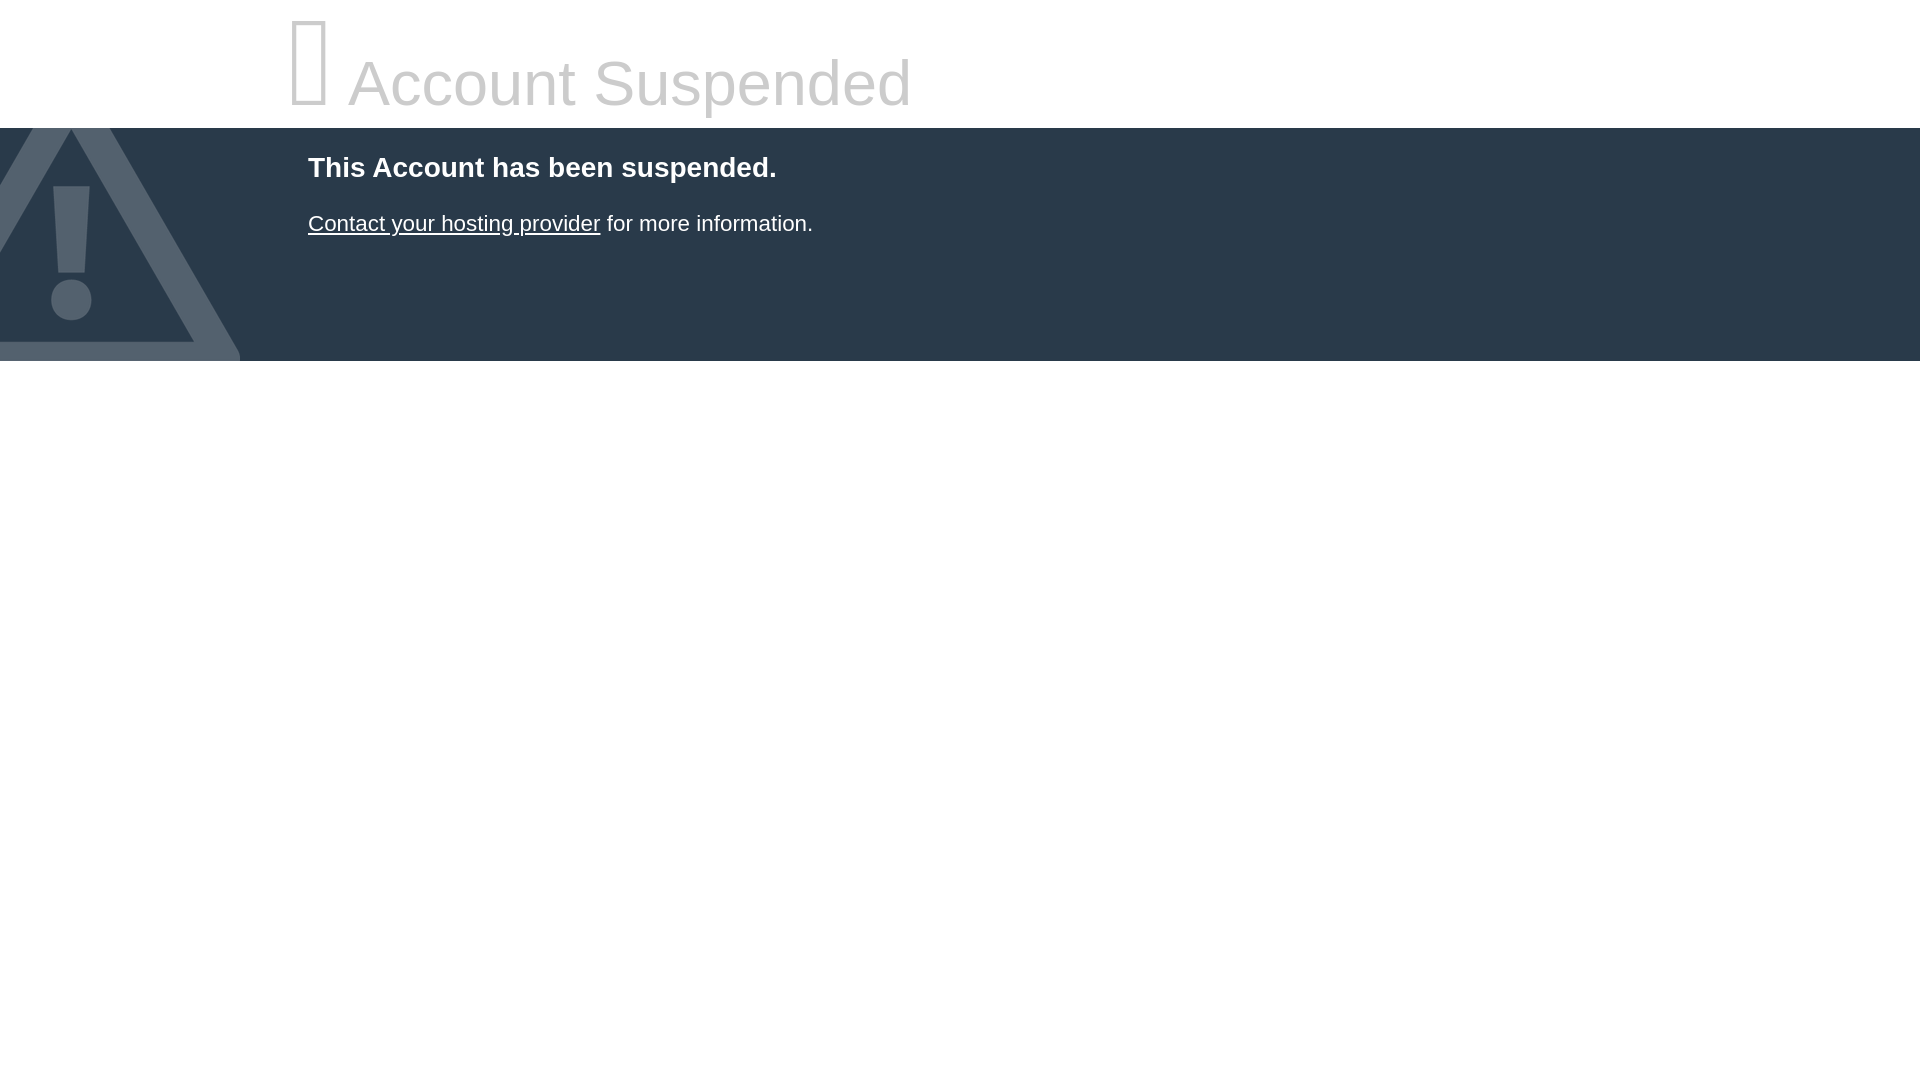 The image size is (1920, 1080). Describe the element at coordinates (453, 223) in the screenshot. I see `'Contact your hosting provider'` at that location.